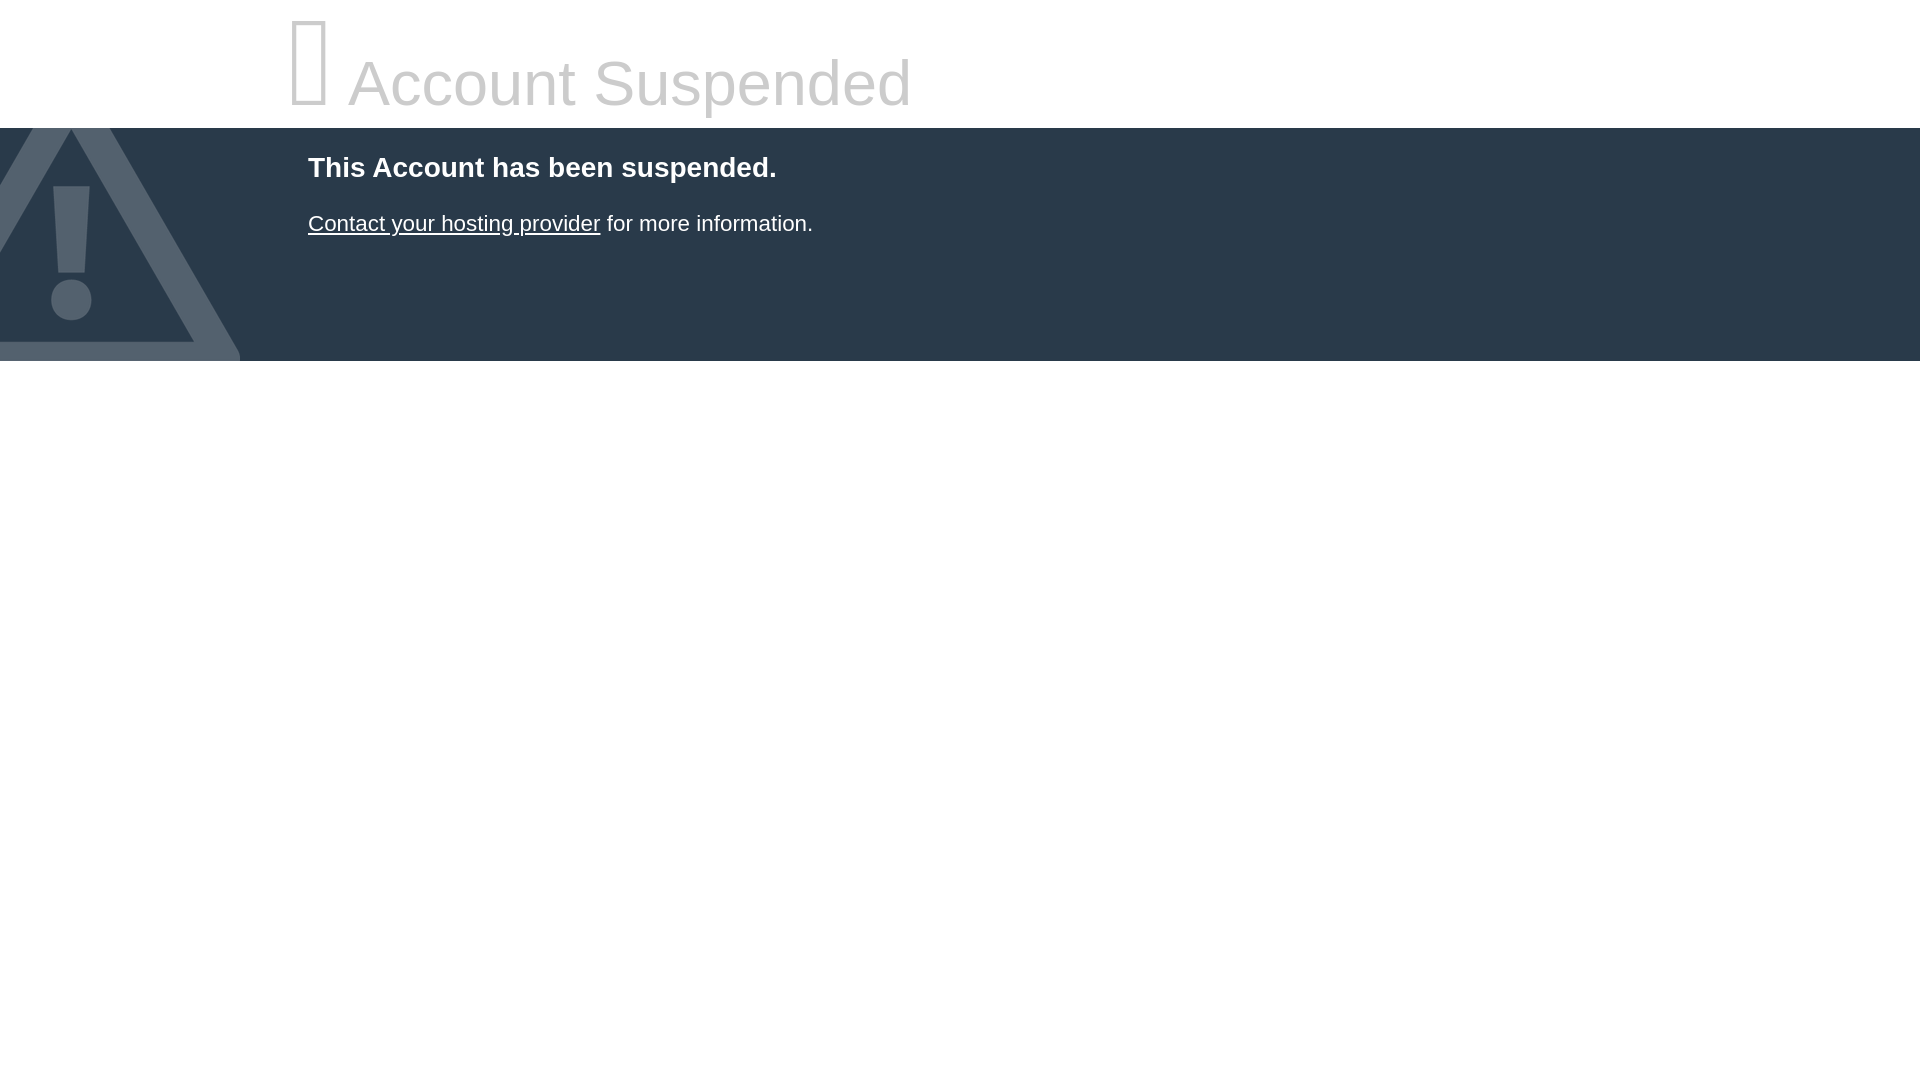 The image size is (1920, 1080). Describe the element at coordinates (453, 223) in the screenshot. I see `'Contact your hosting provider'` at that location.